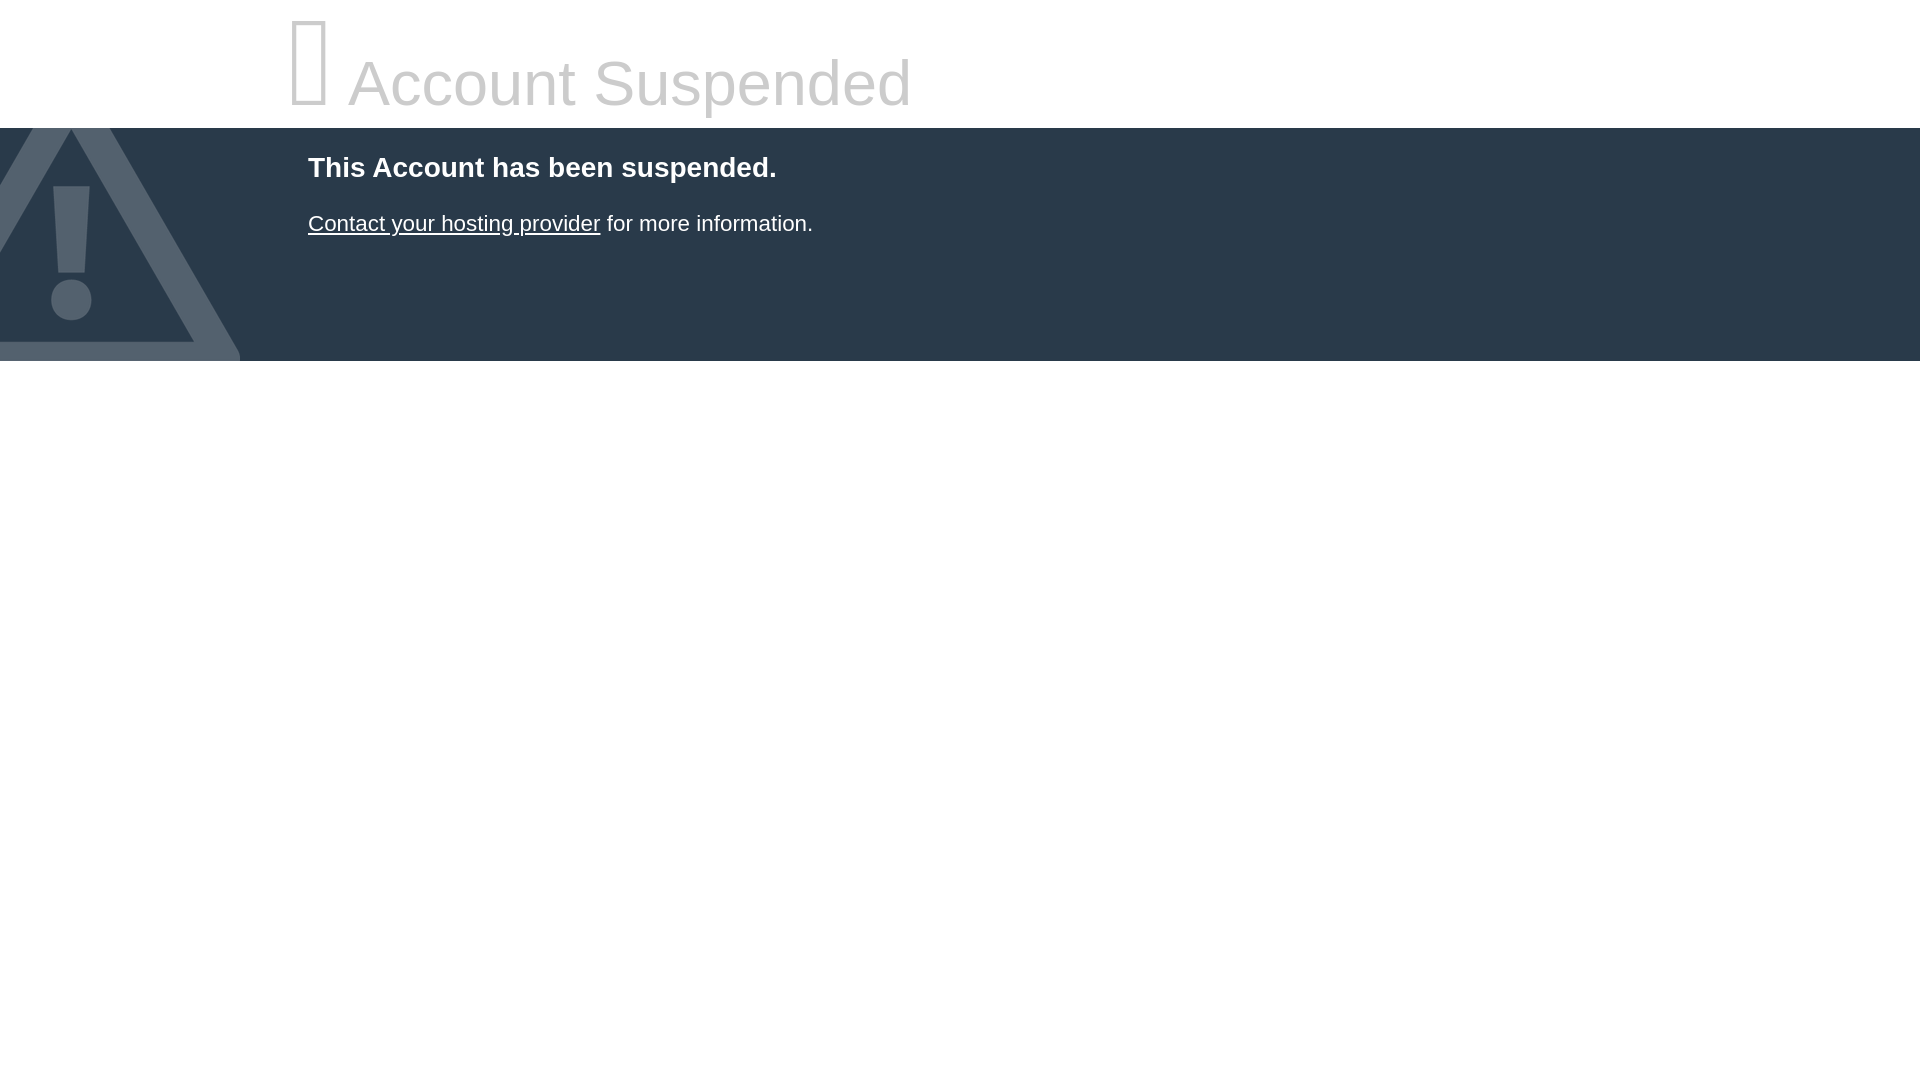 The image size is (1920, 1080). Describe the element at coordinates (453, 223) in the screenshot. I see `'Contact your hosting provider'` at that location.